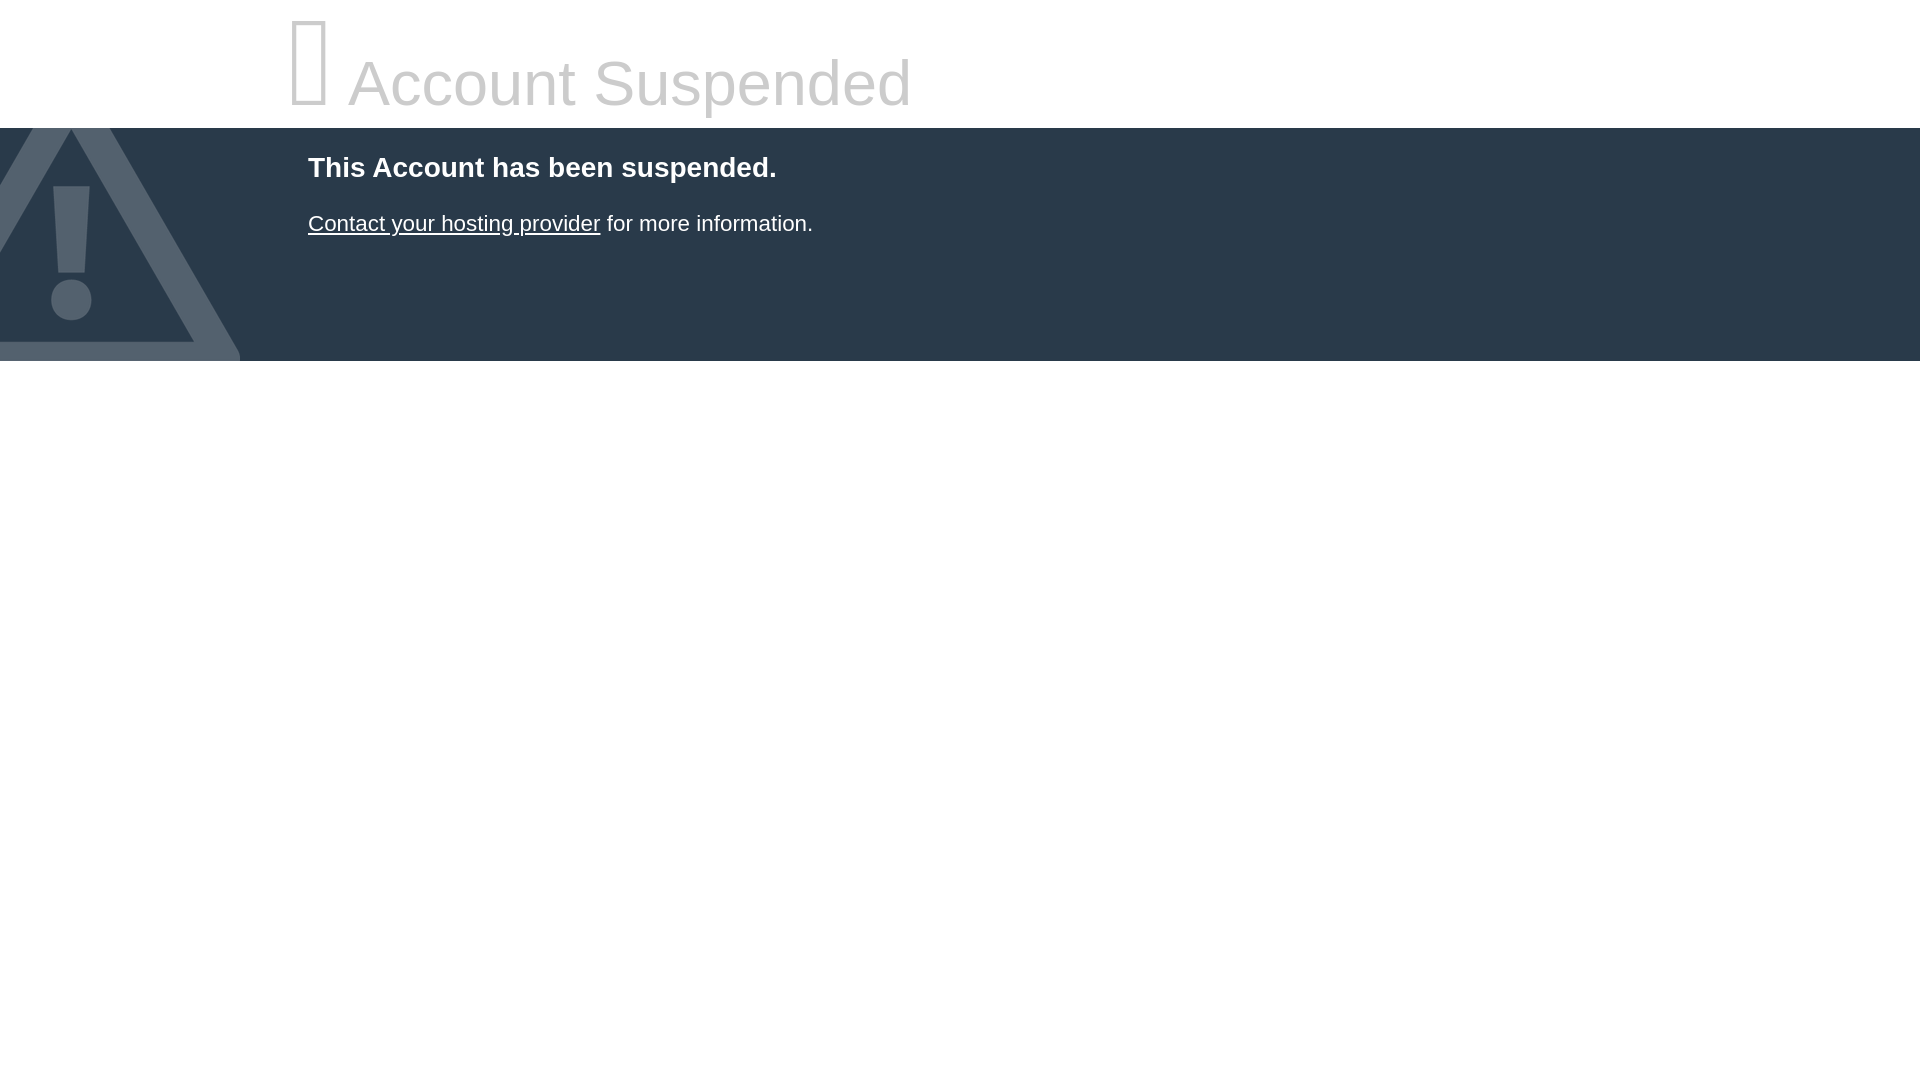 The image size is (1920, 1080). Describe the element at coordinates (453, 223) in the screenshot. I see `'Contact your hosting provider'` at that location.